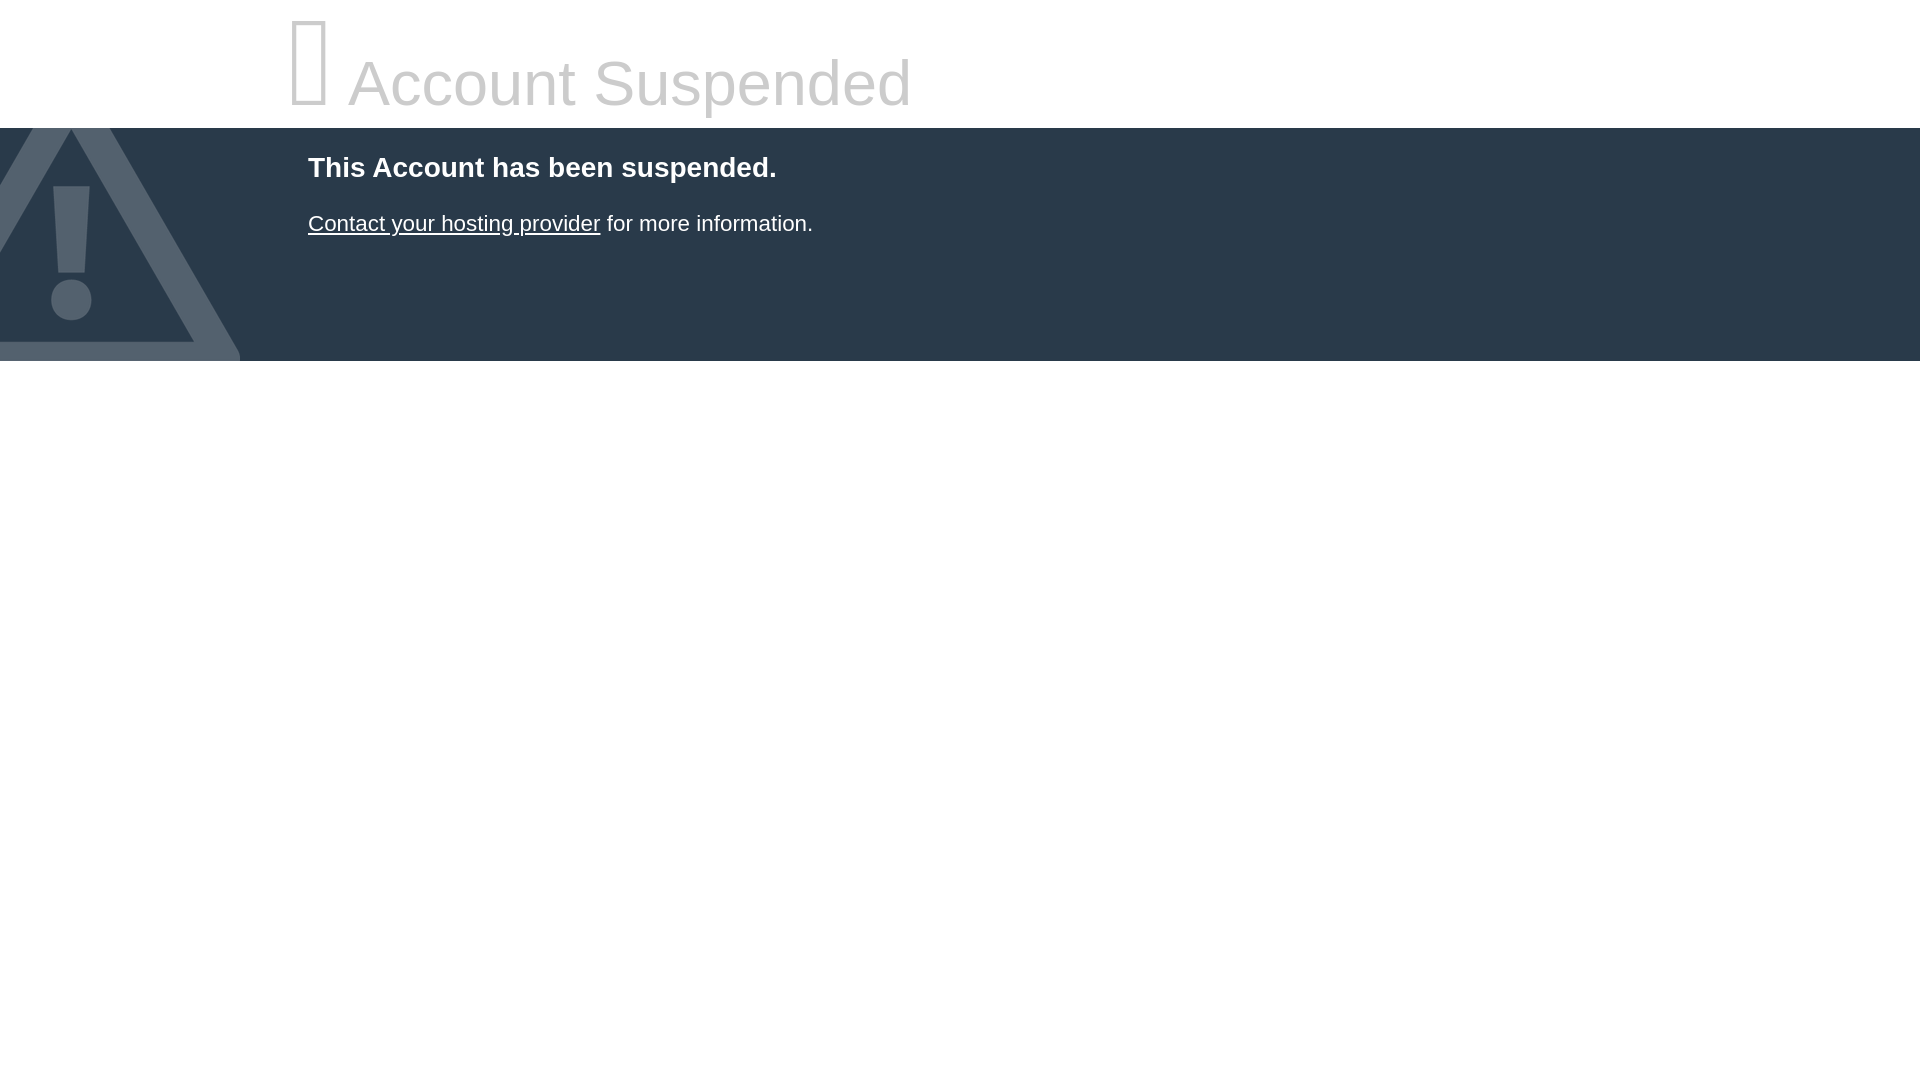 The image size is (1920, 1080). Describe the element at coordinates (453, 223) in the screenshot. I see `'Contact your hosting provider'` at that location.